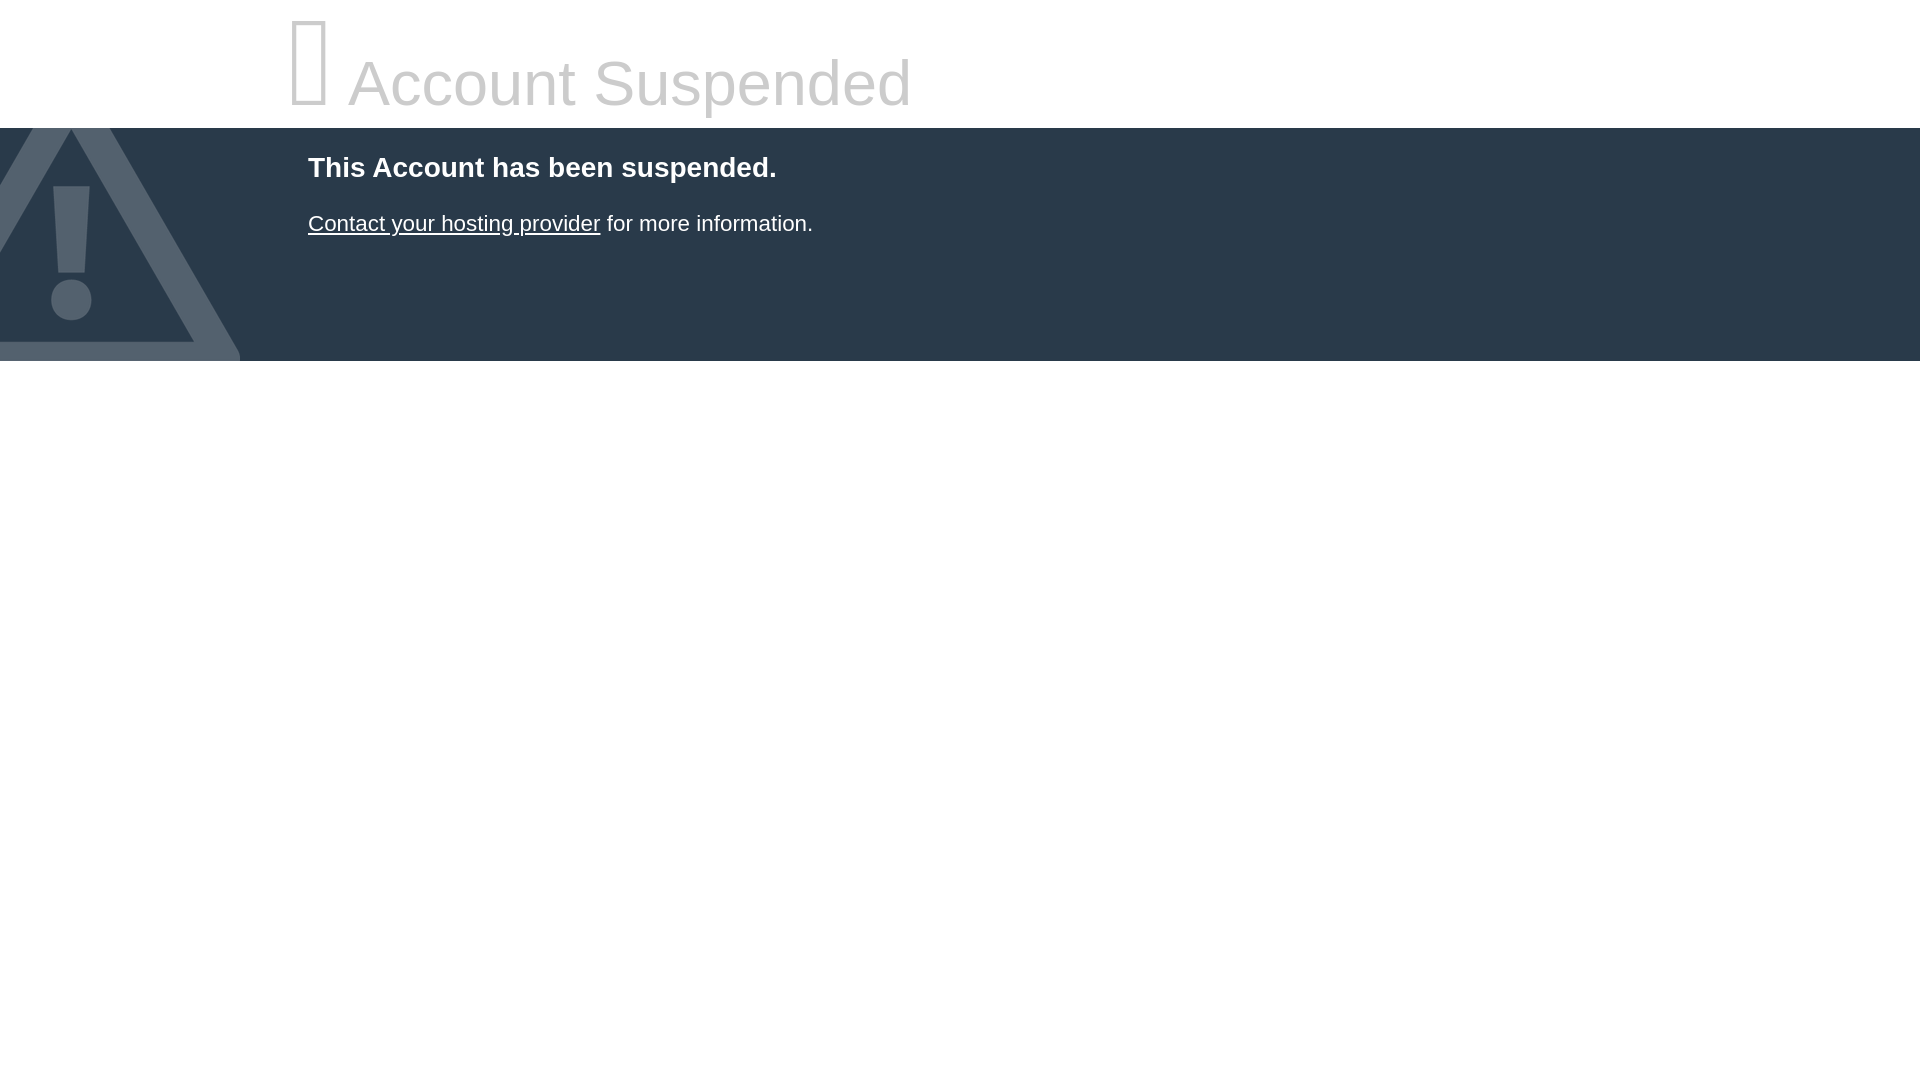 The image size is (1920, 1080). Describe the element at coordinates (453, 223) in the screenshot. I see `'Contact your hosting provider'` at that location.